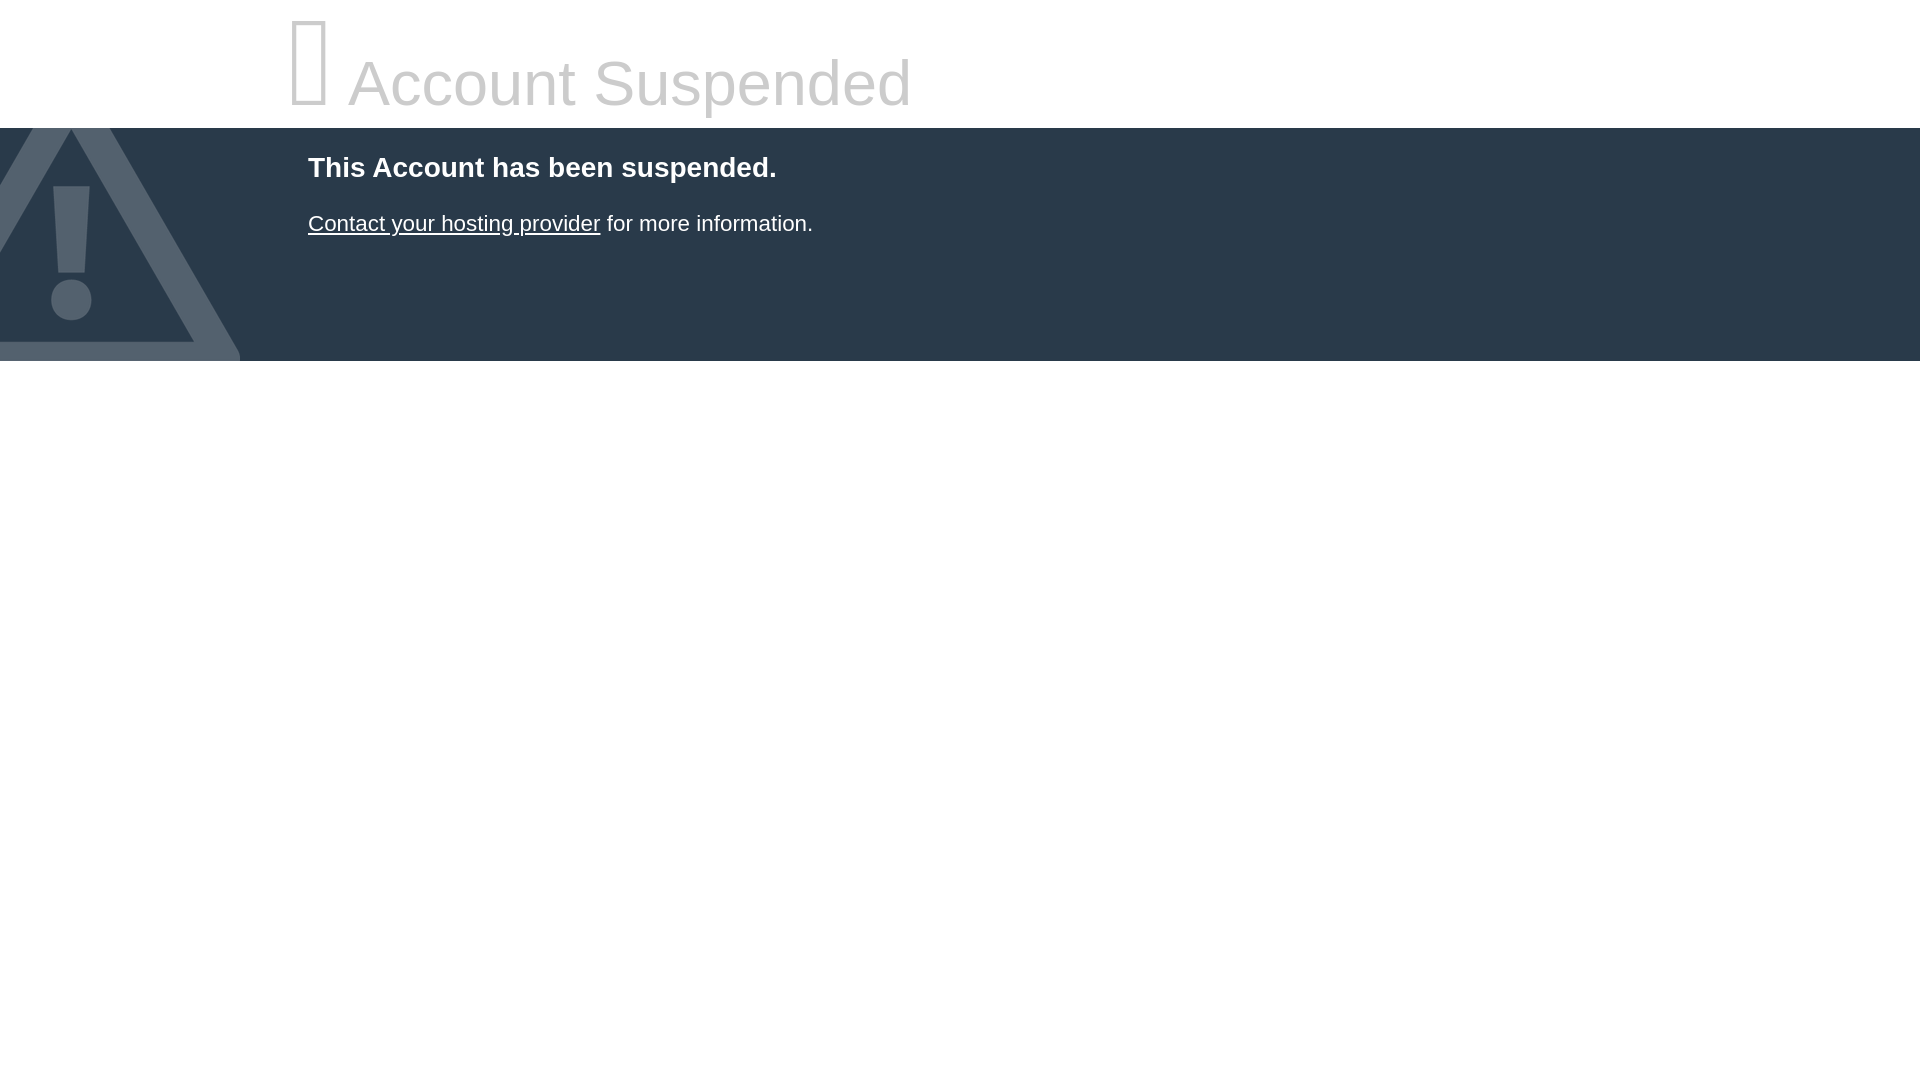 The image size is (1920, 1080). Describe the element at coordinates (453, 223) in the screenshot. I see `'Contact your hosting provider'` at that location.